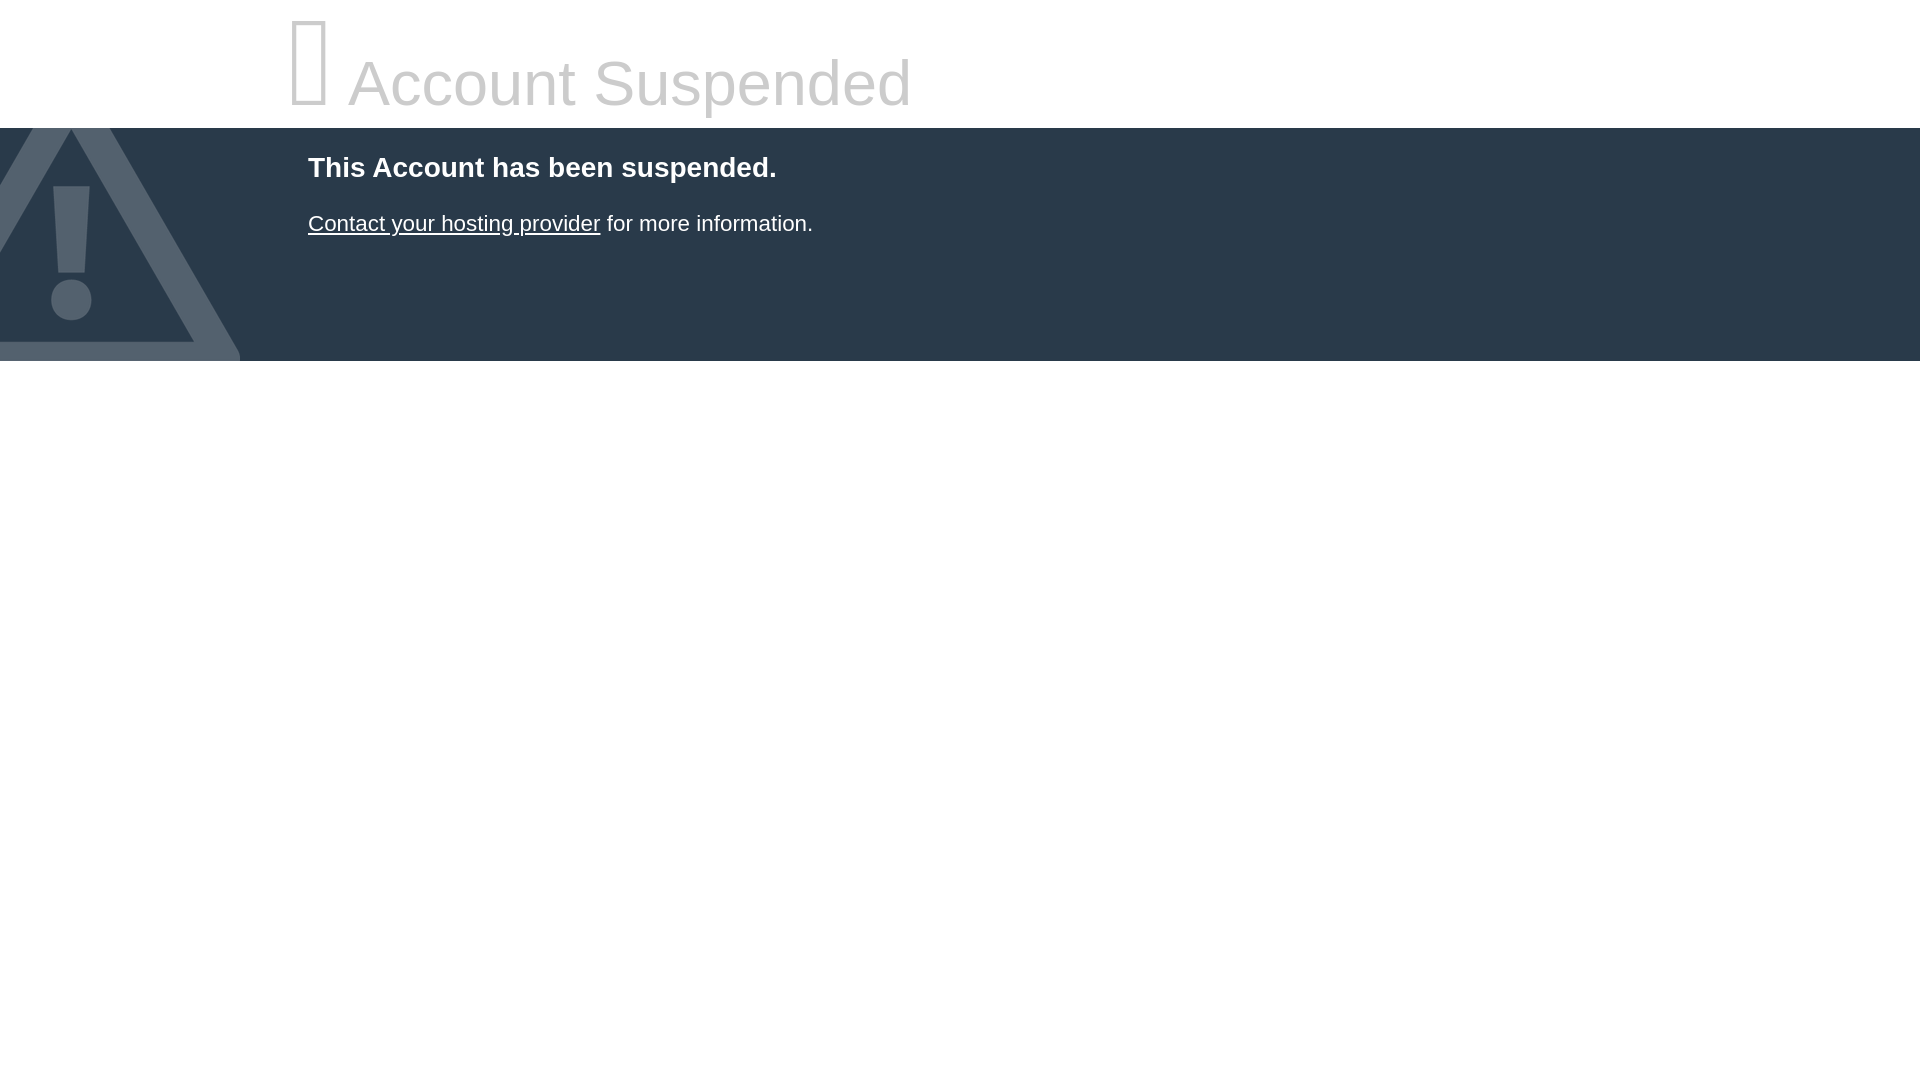 The image size is (1920, 1080). Describe the element at coordinates (453, 223) in the screenshot. I see `'Contact your hosting provider'` at that location.